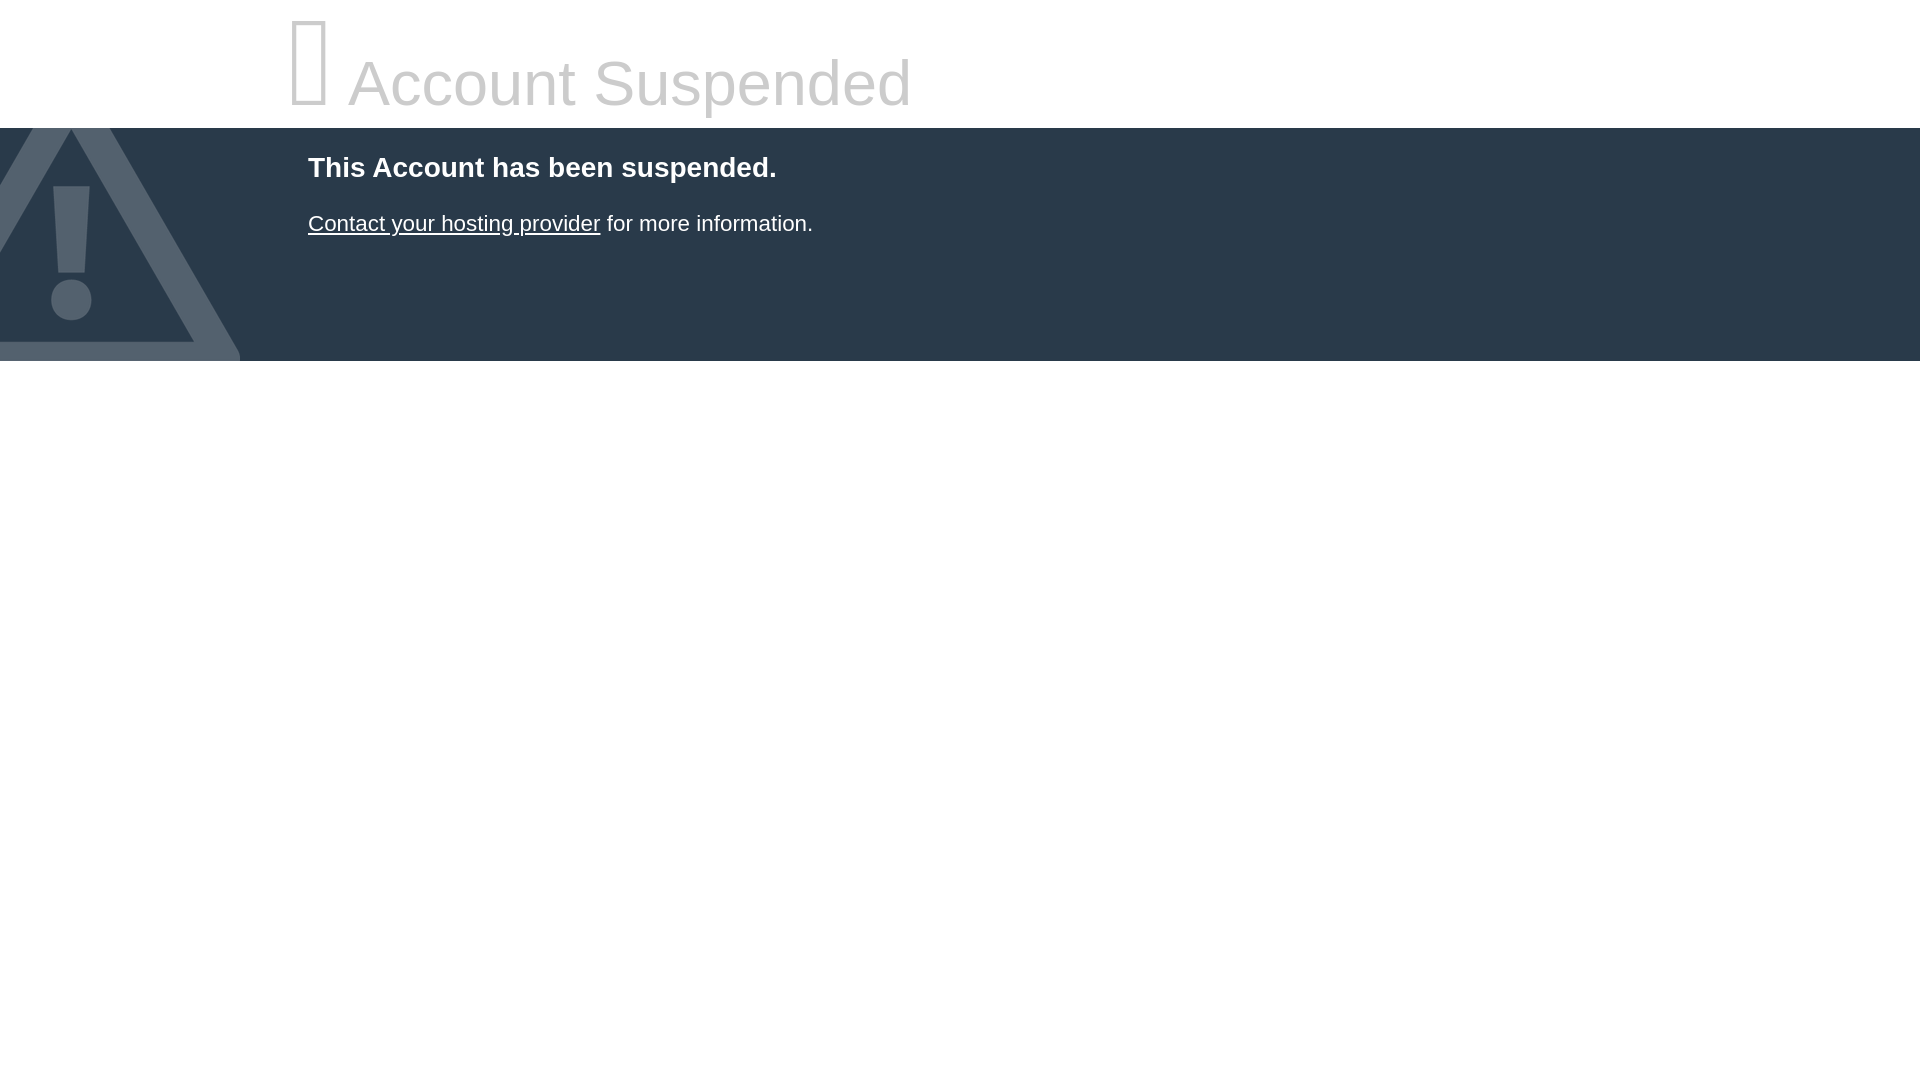 The image size is (1920, 1080). Describe the element at coordinates (453, 223) in the screenshot. I see `'Contact your hosting provider'` at that location.